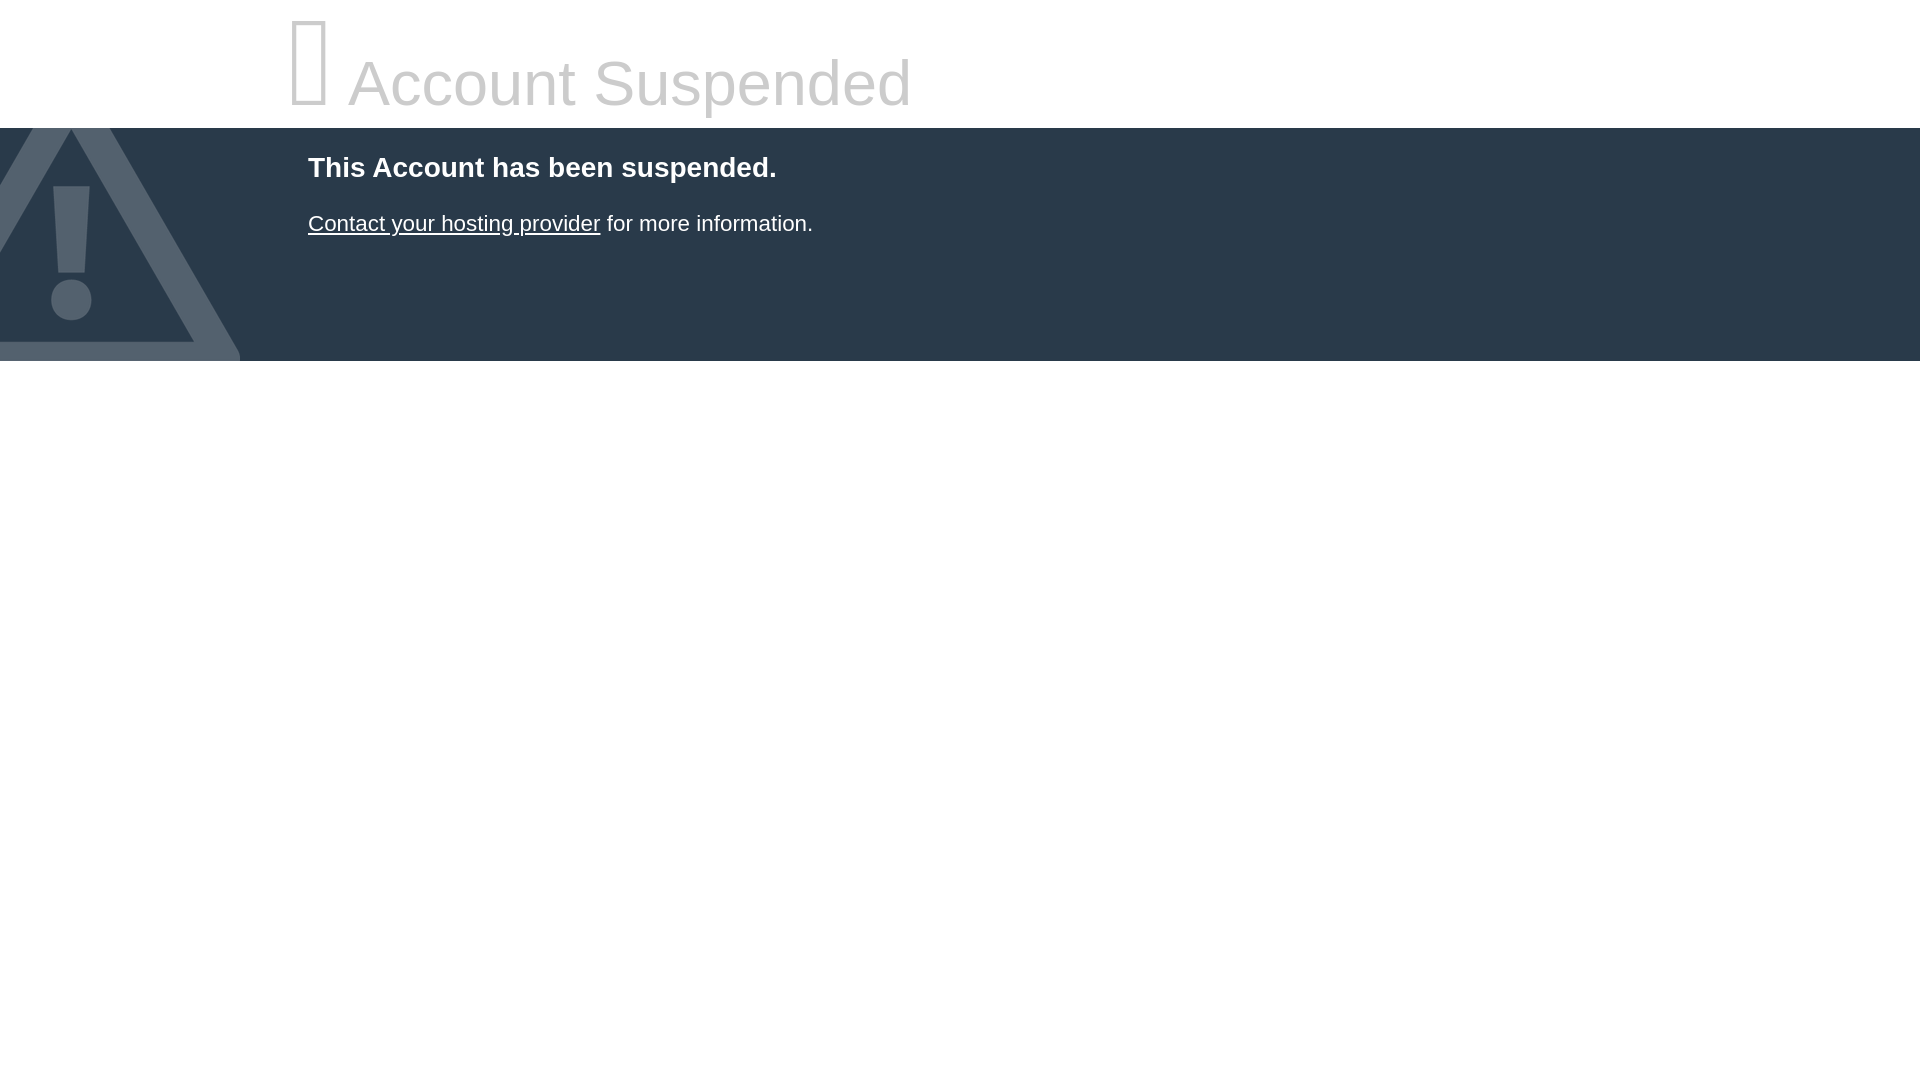 The image size is (1920, 1080). Describe the element at coordinates (453, 223) in the screenshot. I see `'Contact your hosting provider'` at that location.